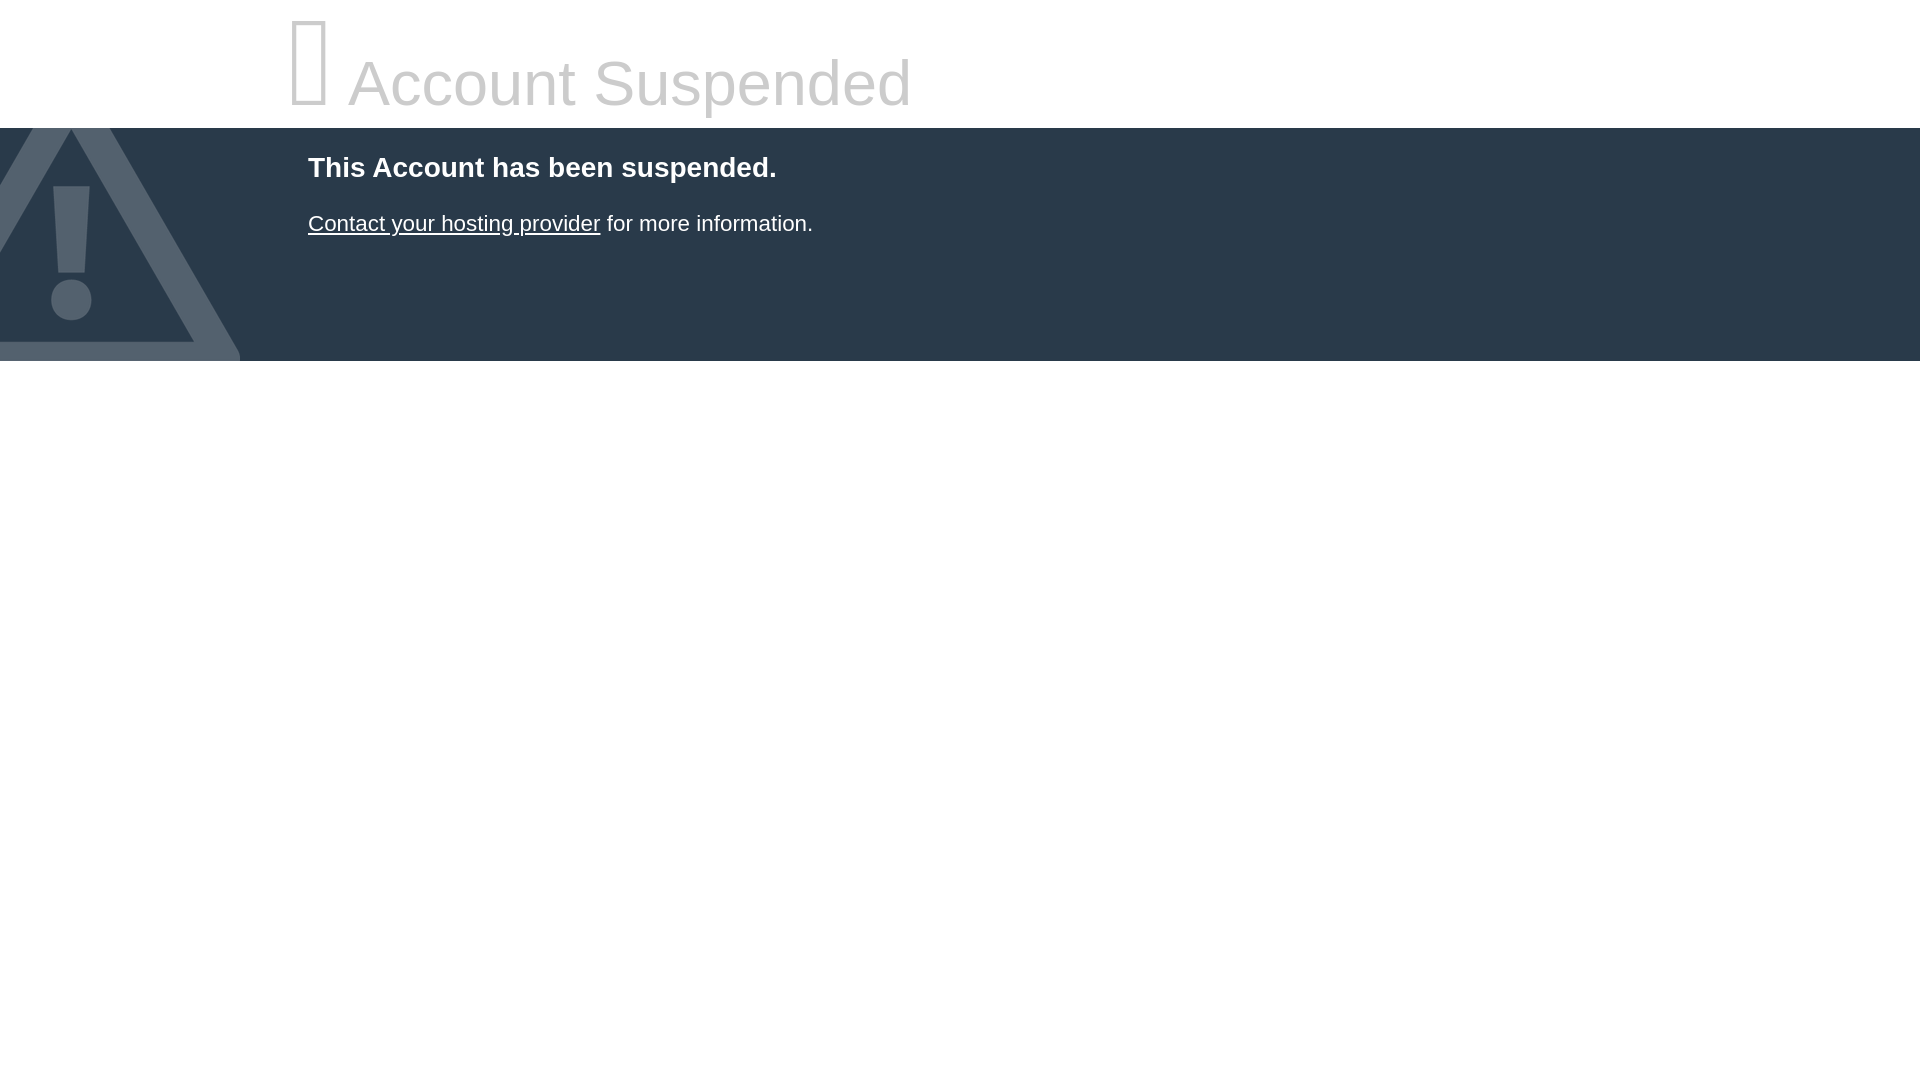 The image size is (1920, 1080). Describe the element at coordinates (453, 223) in the screenshot. I see `'Contact your hosting provider'` at that location.